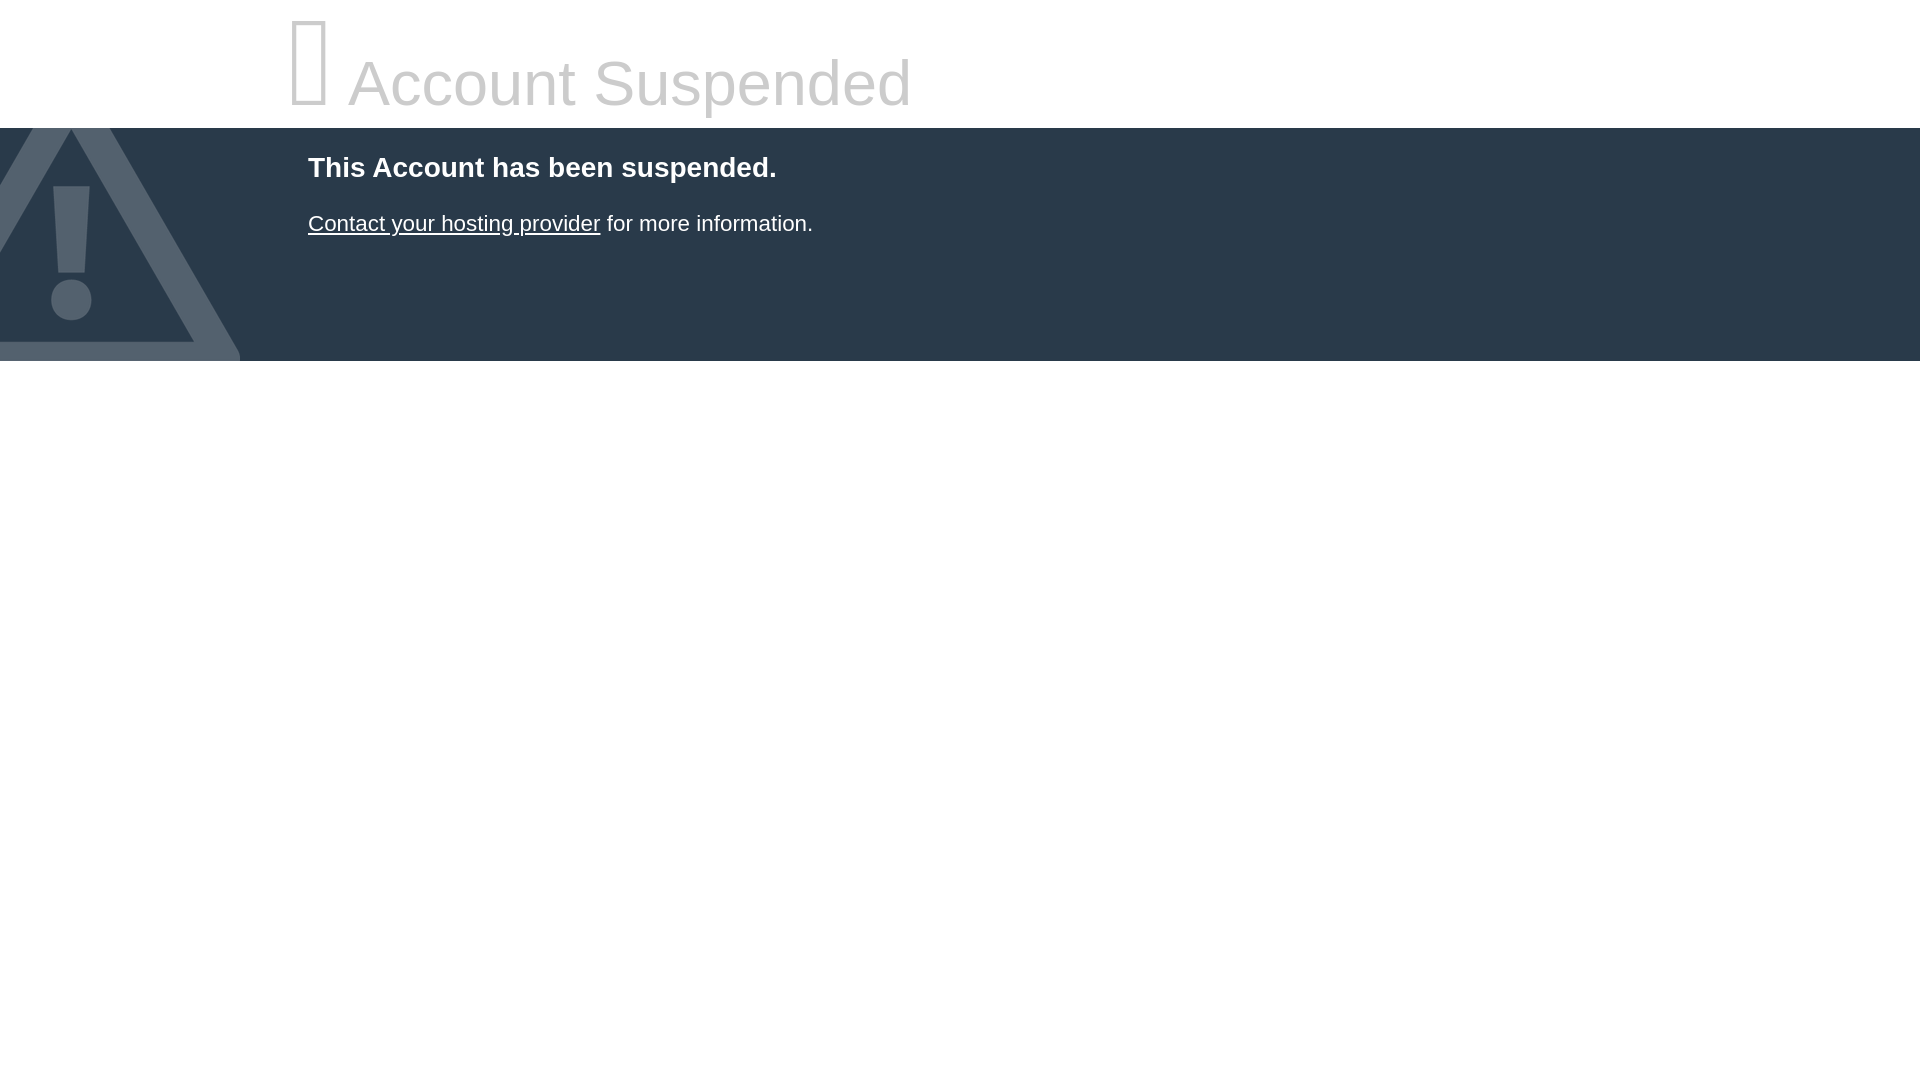 The image size is (1920, 1080). Describe the element at coordinates (453, 223) in the screenshot. I see `'Contact your hosting provider'` at that location.